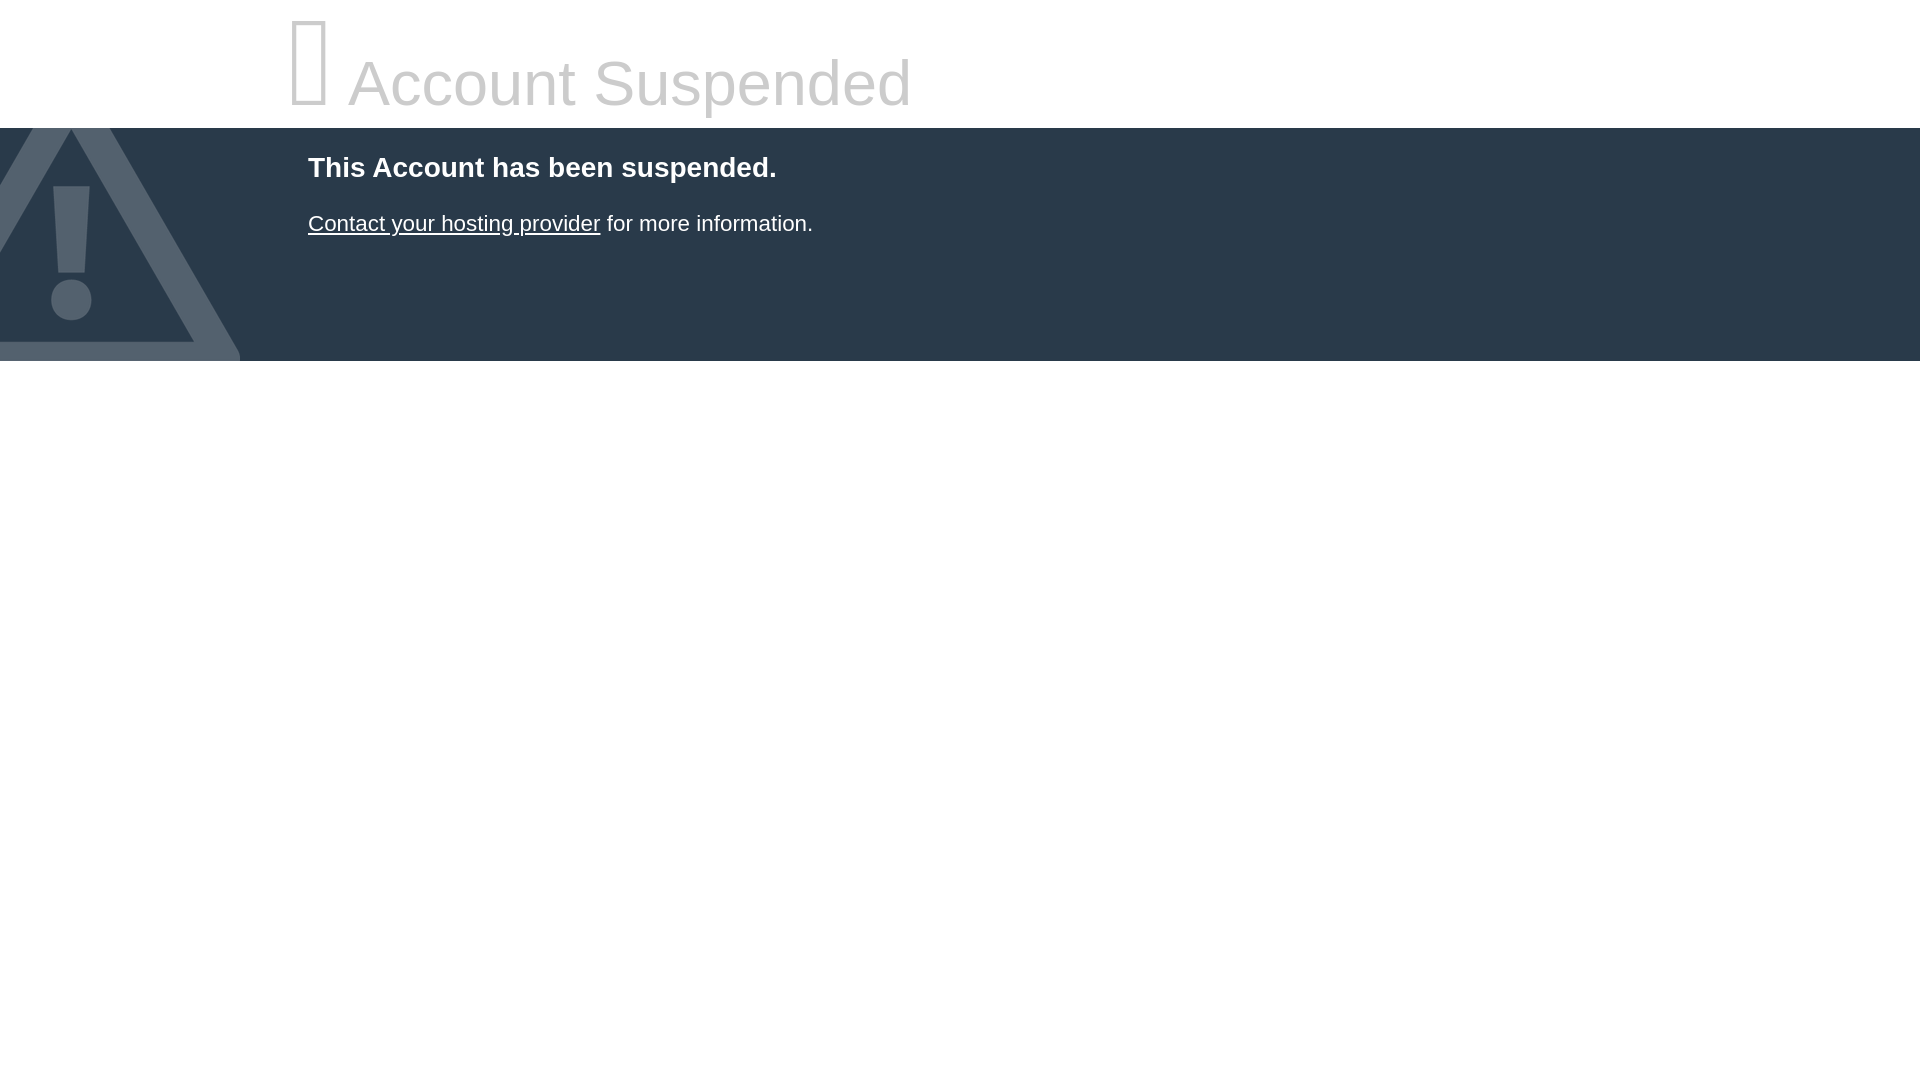 The image size is (1920, 1080). Describe the element at coordinates (453, 223) in the screenshot. I see `'Contact your hosting provider'` at that location.